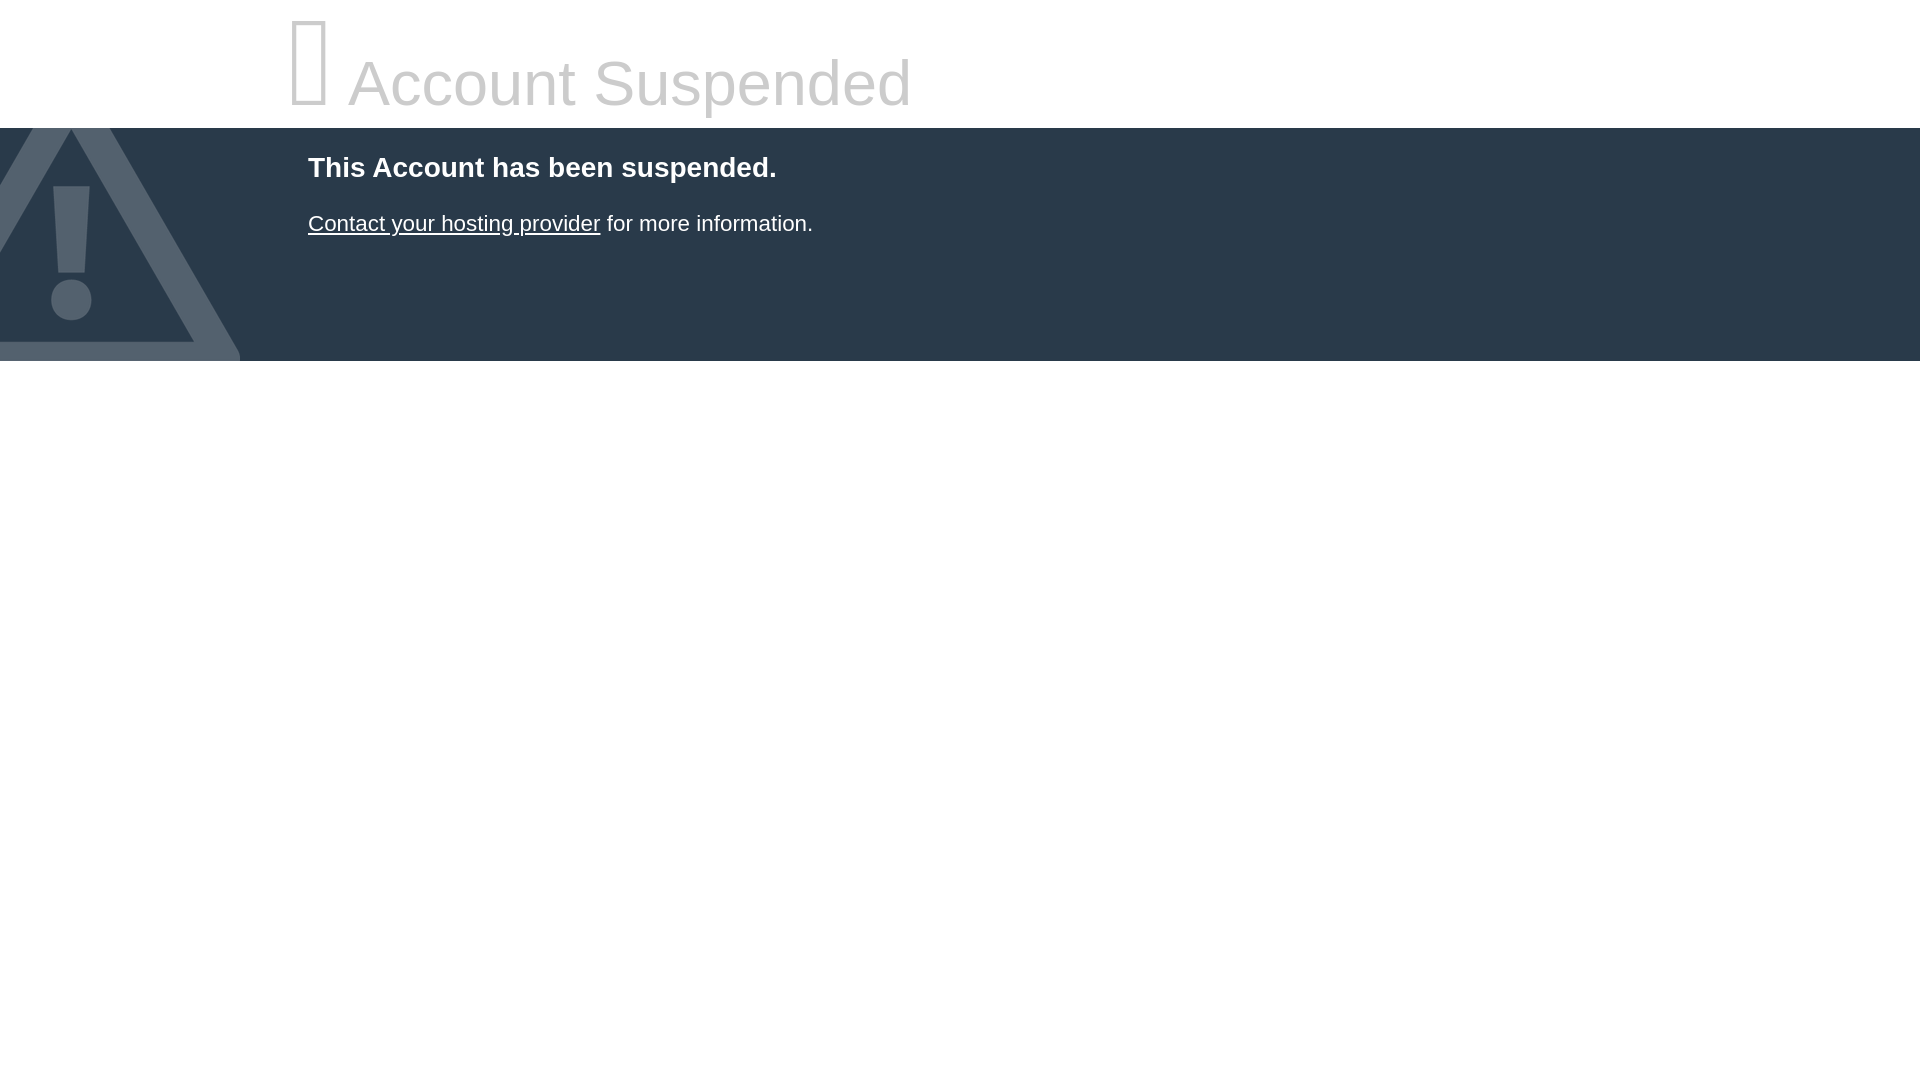 The image size is (1920, 1080). Describe the element at coordinates (453, 223) in the screenshot. I see `'Contact your hosting provider'` at that location.